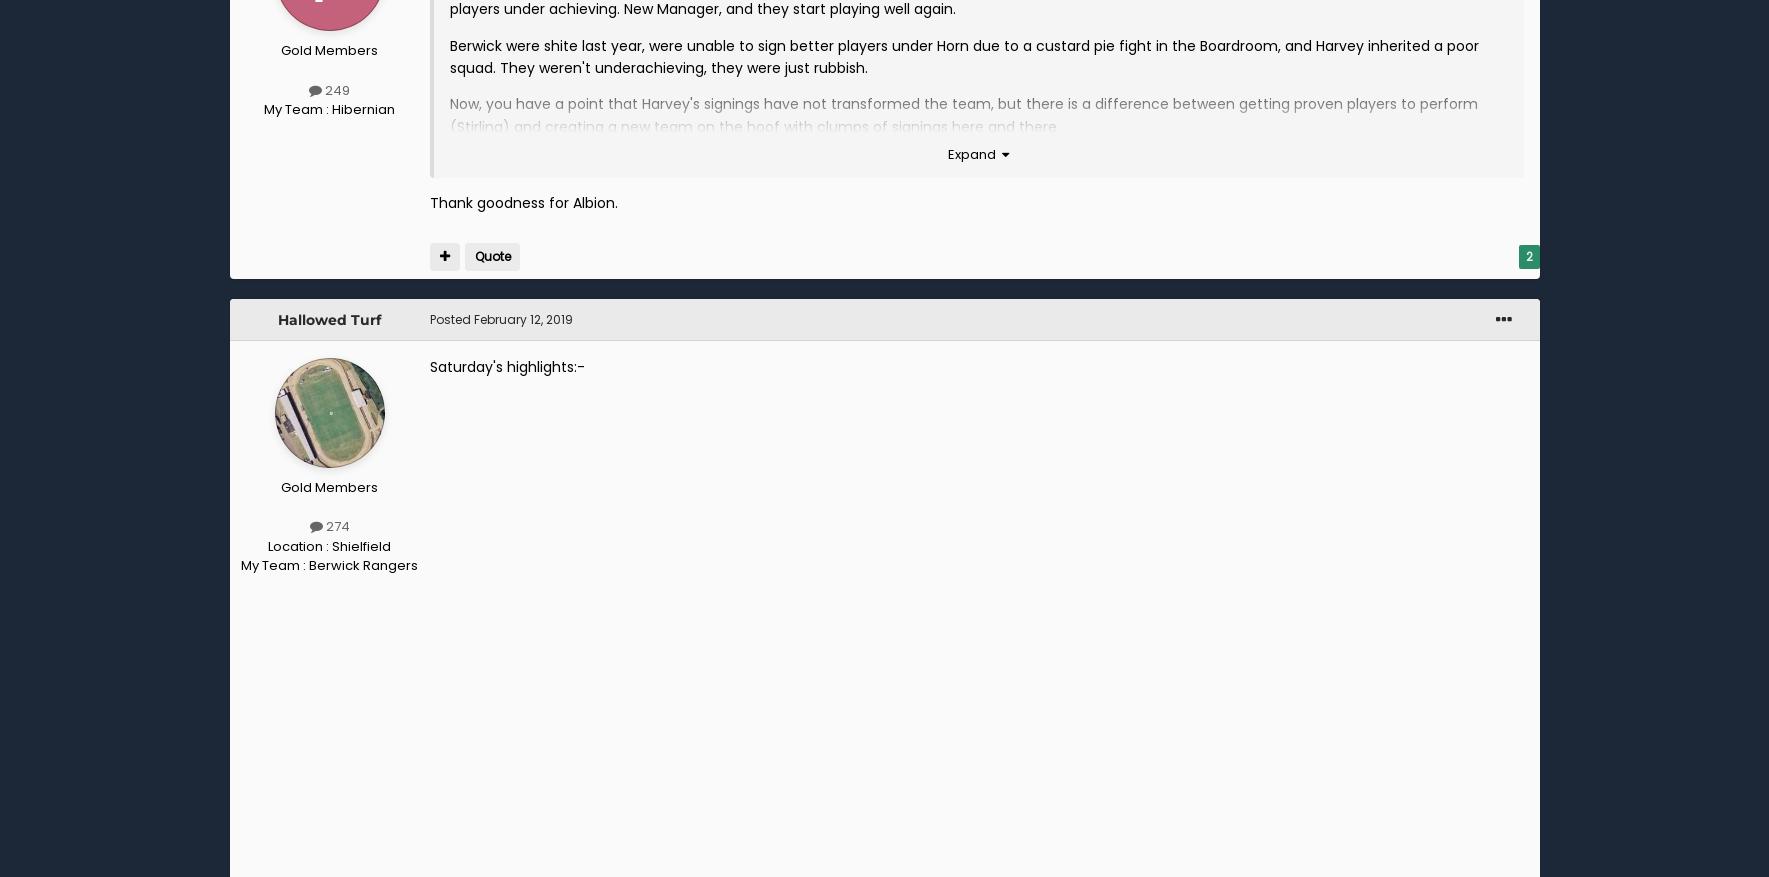 Image resolution: width=1769 pixels, height=877 pixels. Describe the element at coordinates (1527, 256) in the screenshot. I see `'2'` at that location.